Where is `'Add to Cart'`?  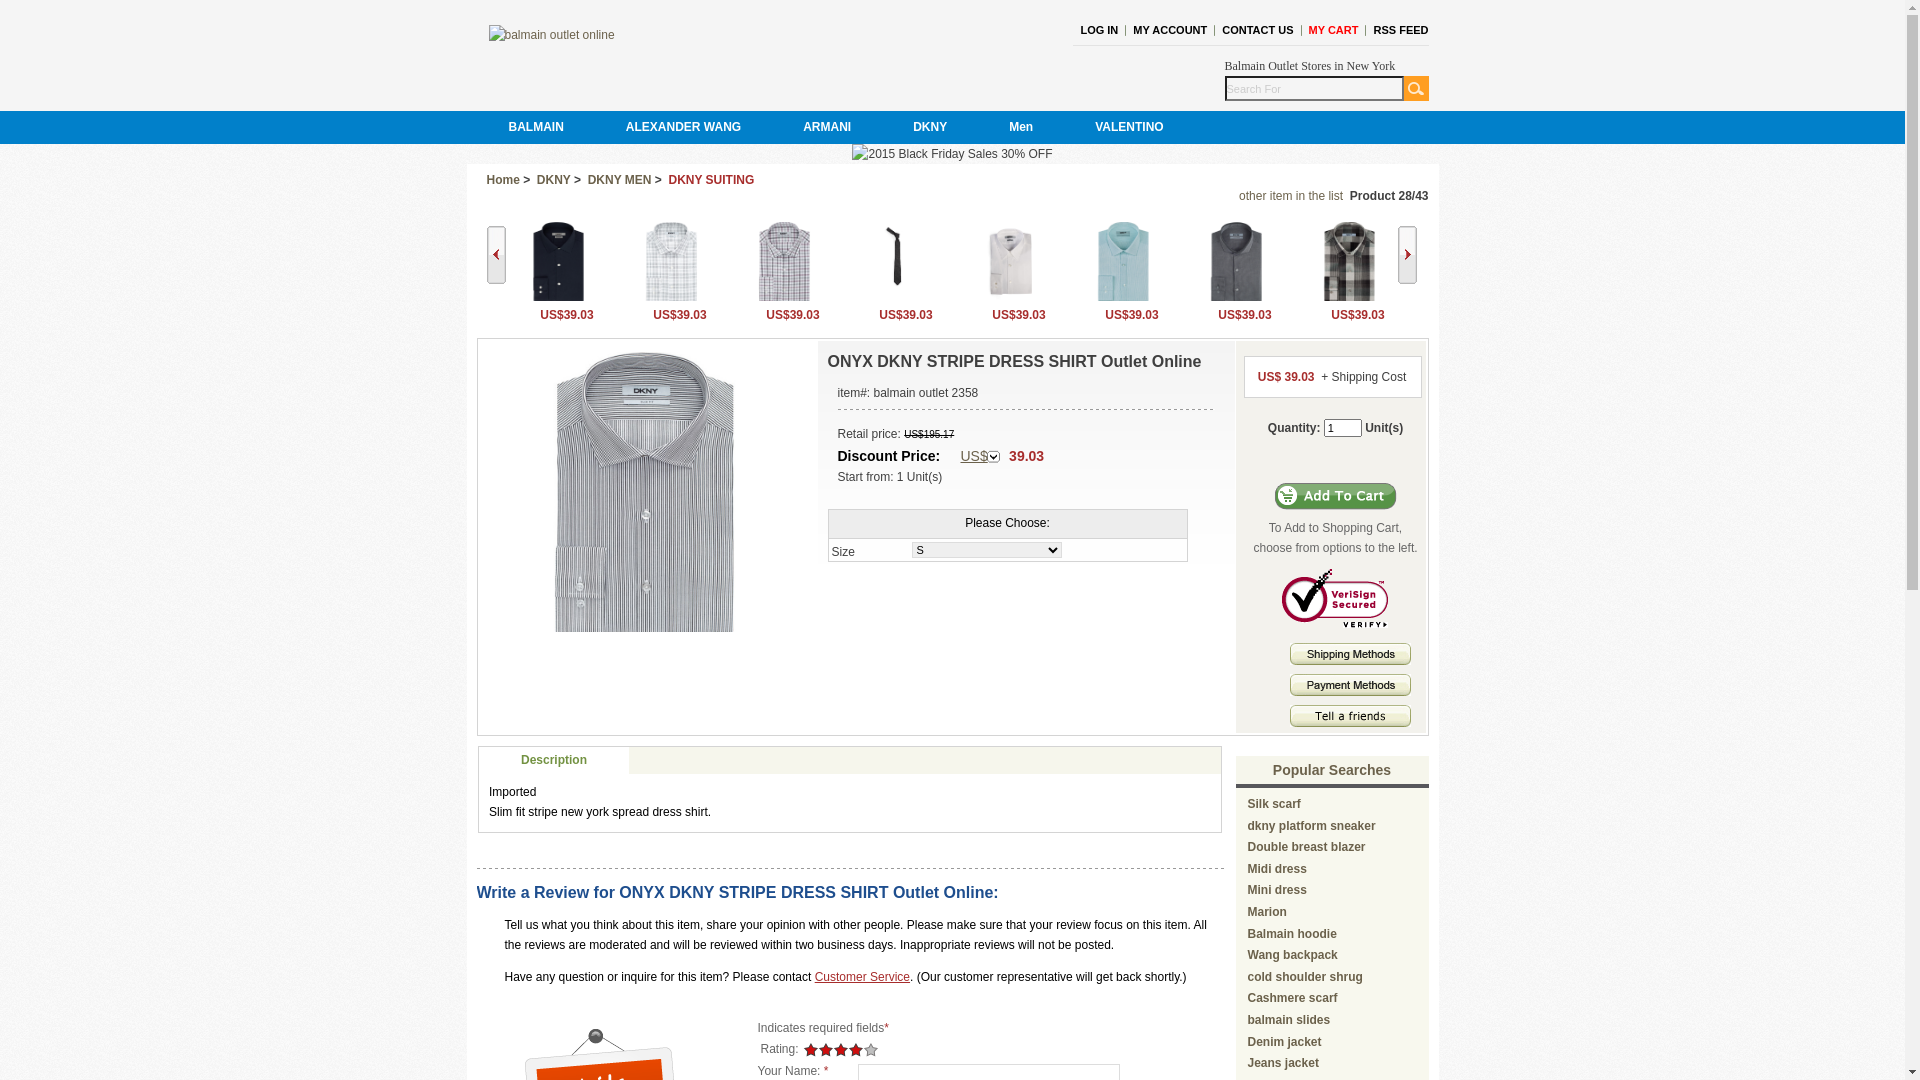
'Add to Cart' is located at coordinates (1335, 495).